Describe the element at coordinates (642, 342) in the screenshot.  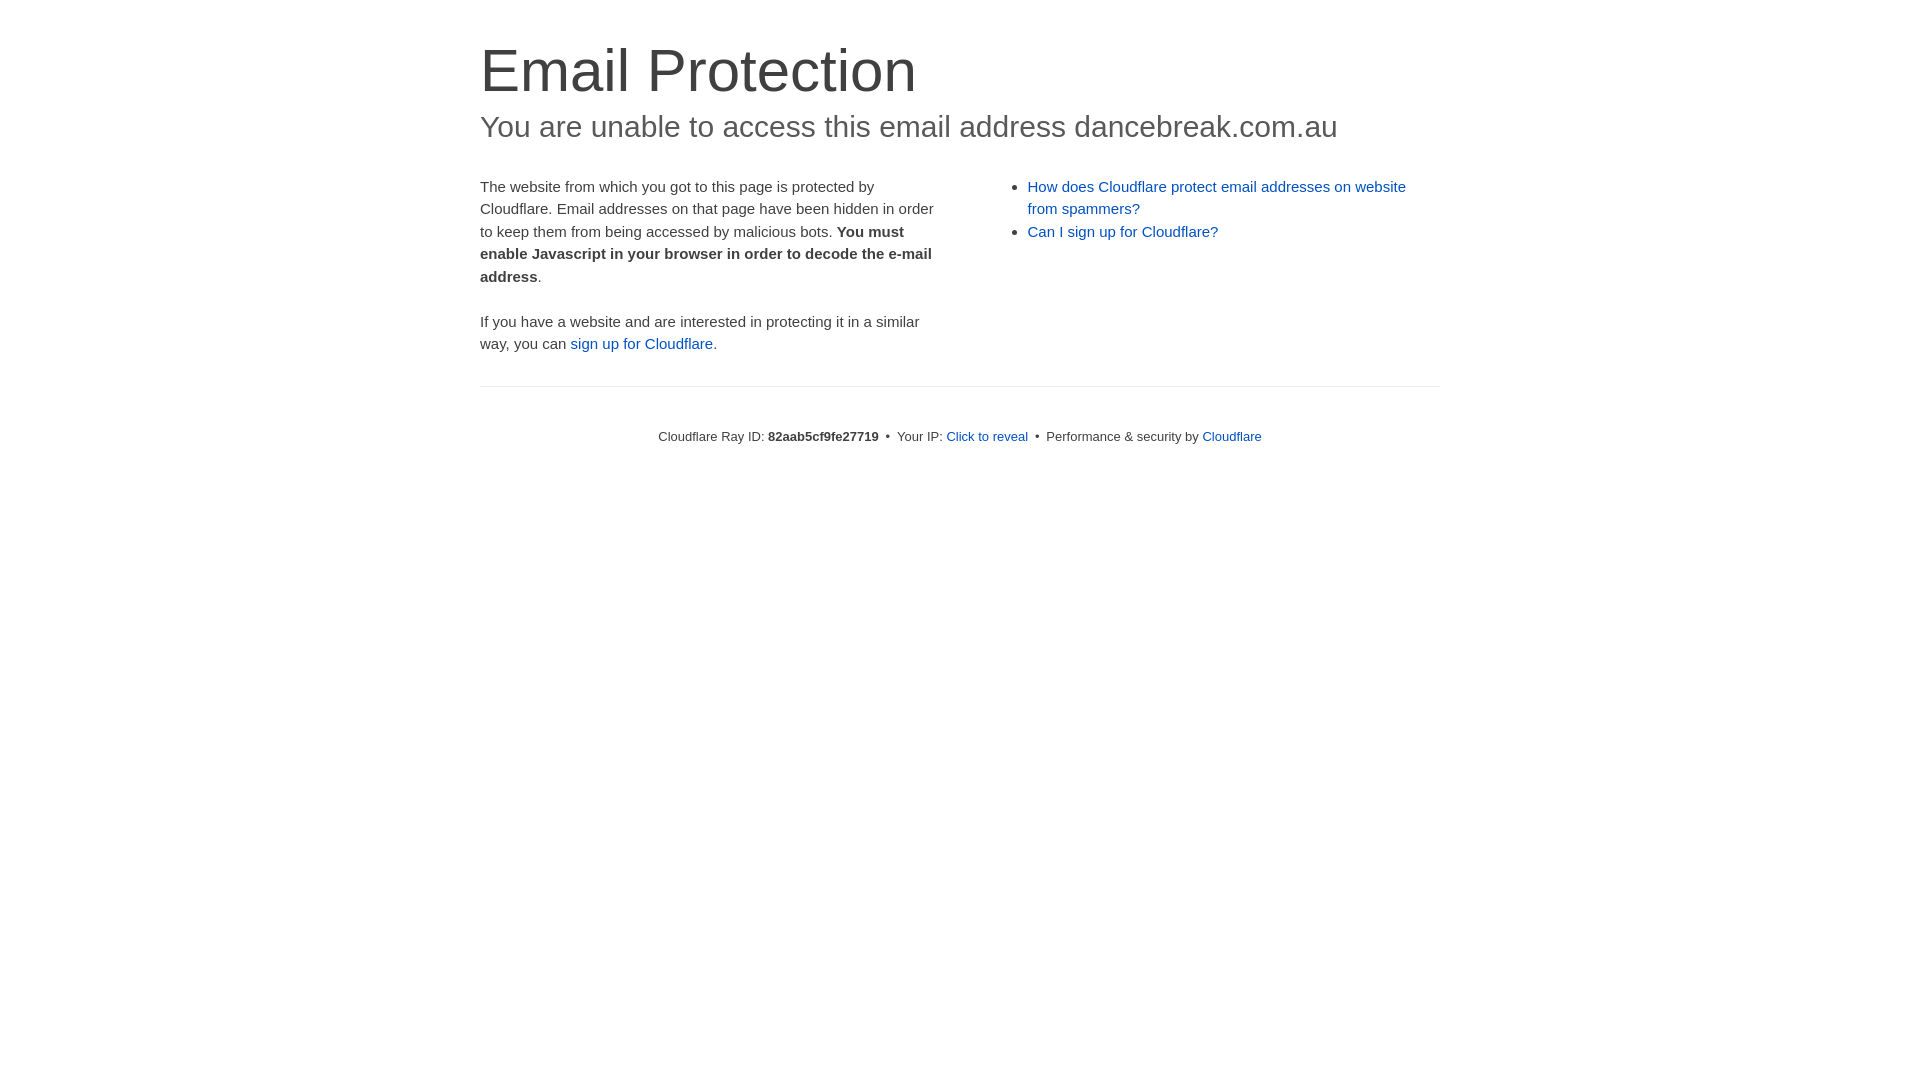
I see `'sign up for Cloudflare'` at that location.